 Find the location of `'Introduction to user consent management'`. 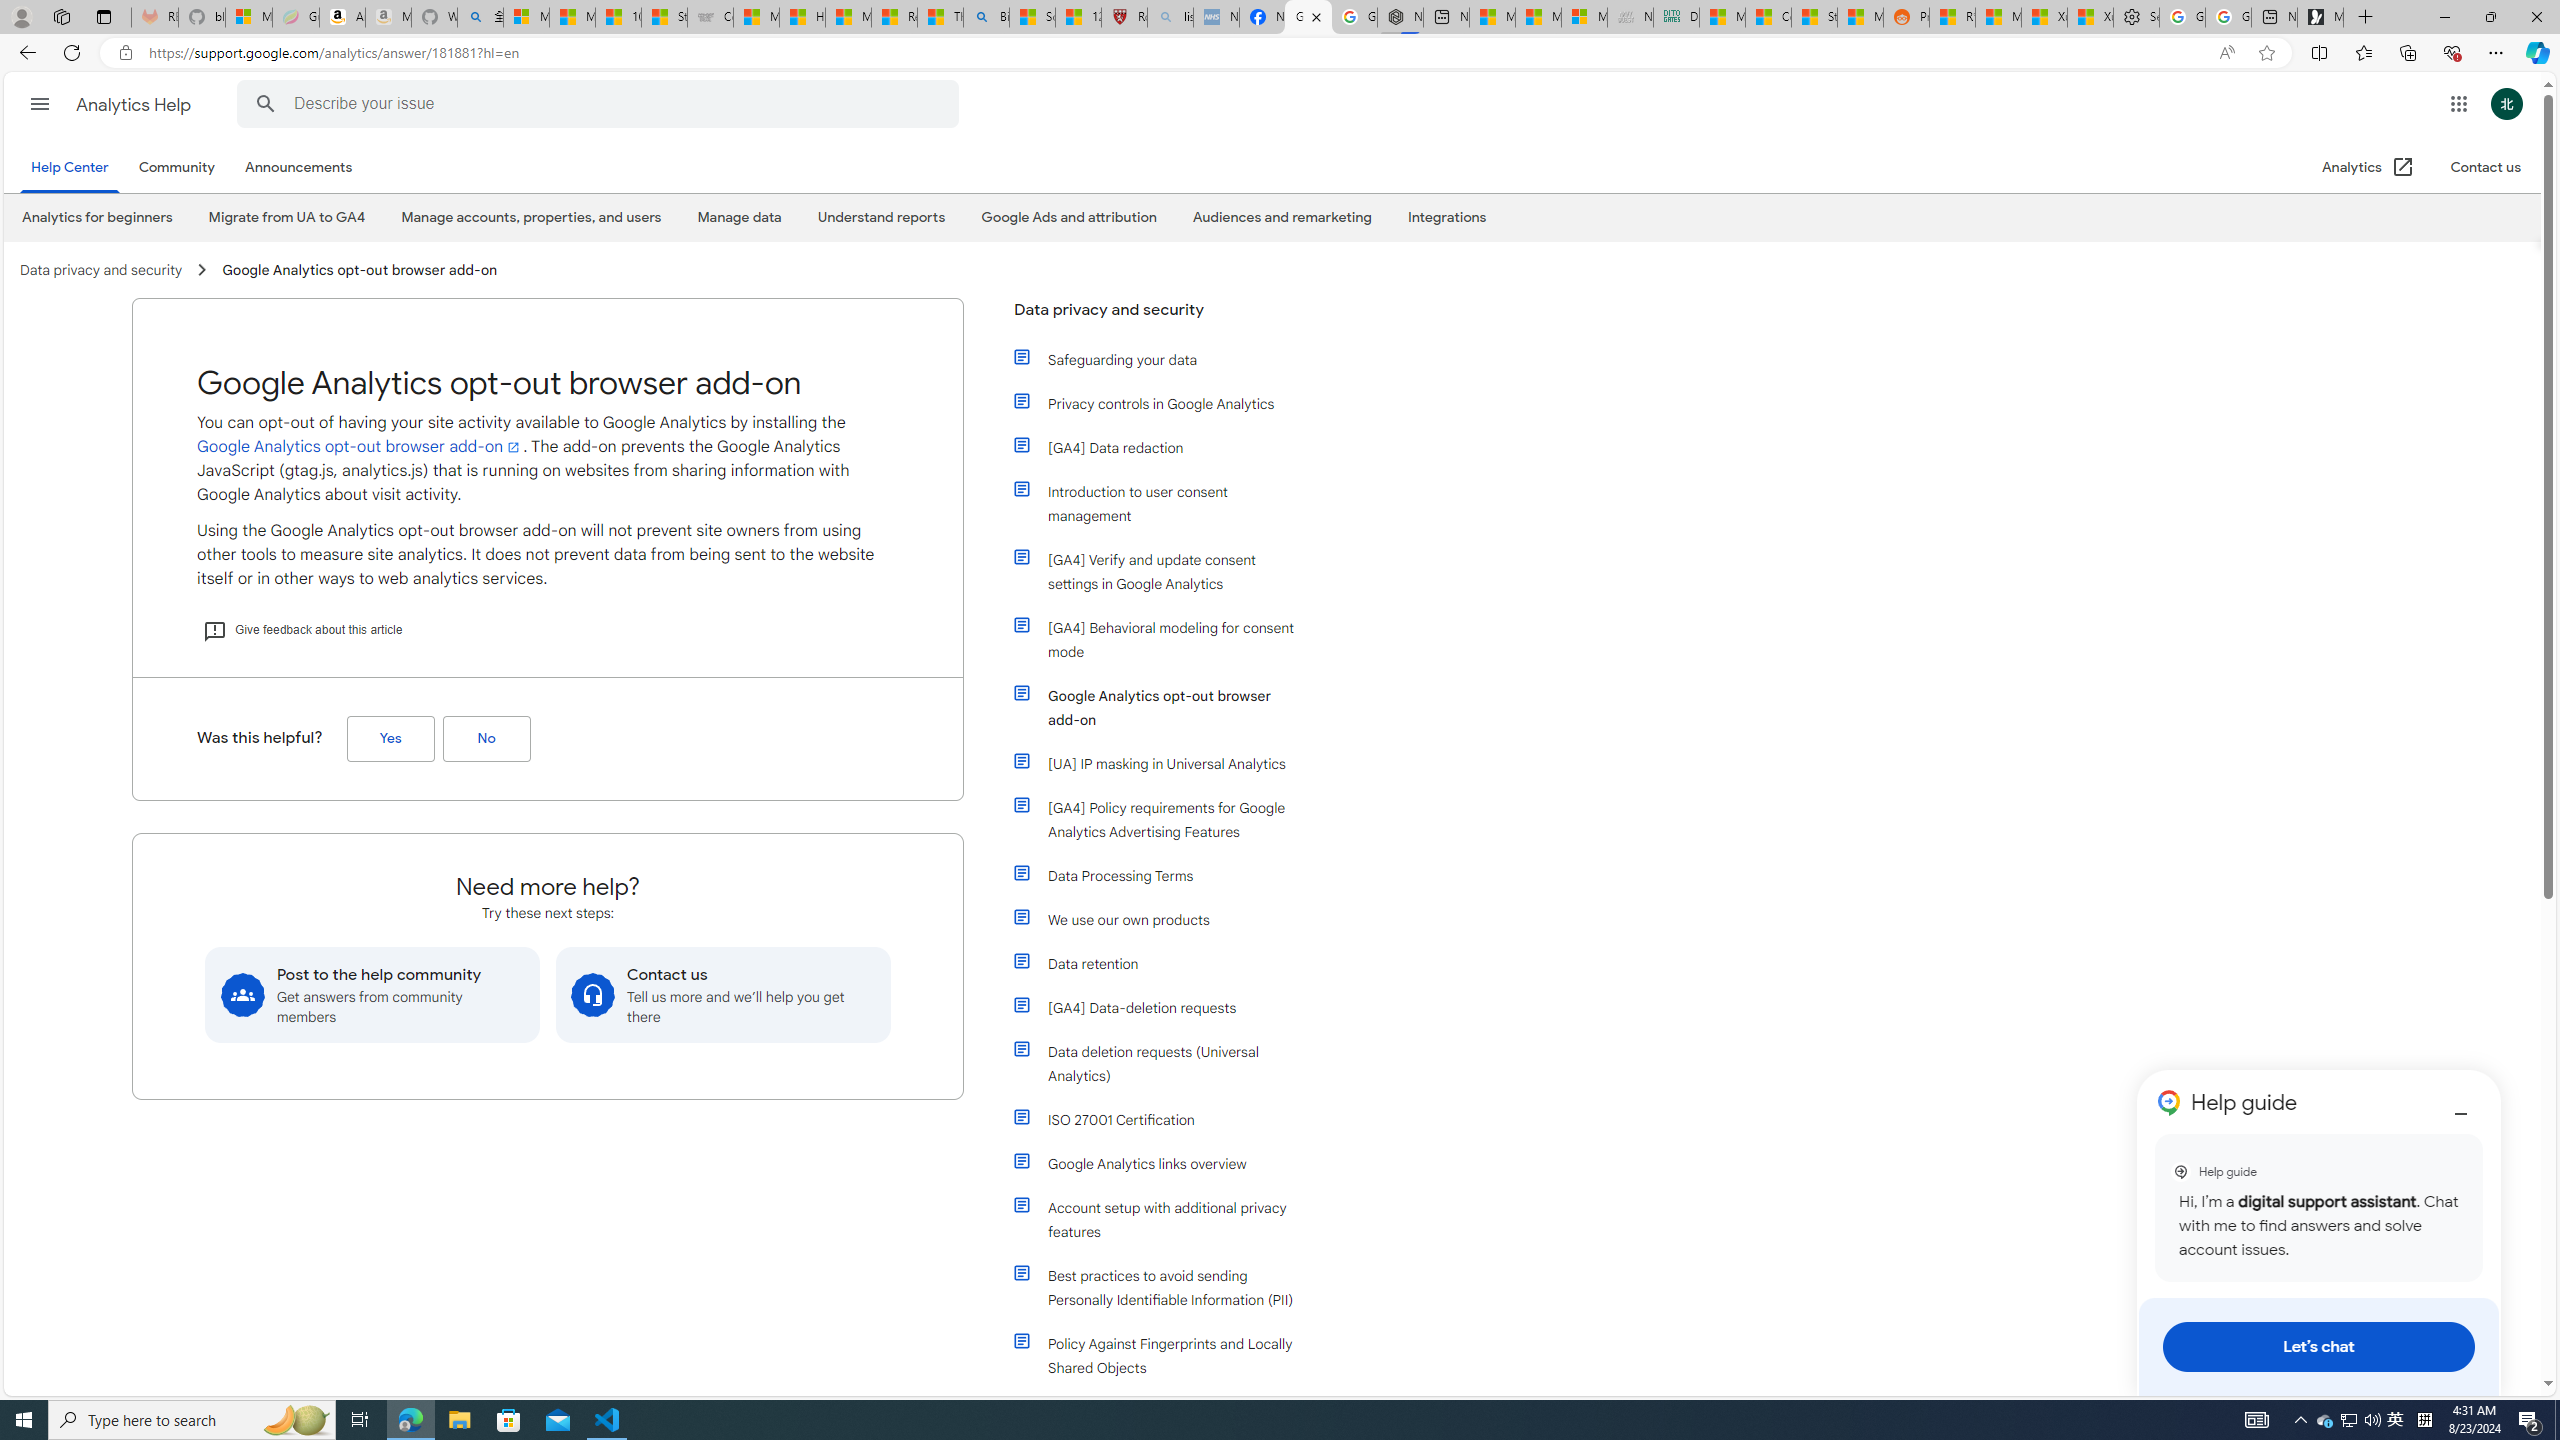

'Introduction to user consent management' is located at coordinates (1157, 502).